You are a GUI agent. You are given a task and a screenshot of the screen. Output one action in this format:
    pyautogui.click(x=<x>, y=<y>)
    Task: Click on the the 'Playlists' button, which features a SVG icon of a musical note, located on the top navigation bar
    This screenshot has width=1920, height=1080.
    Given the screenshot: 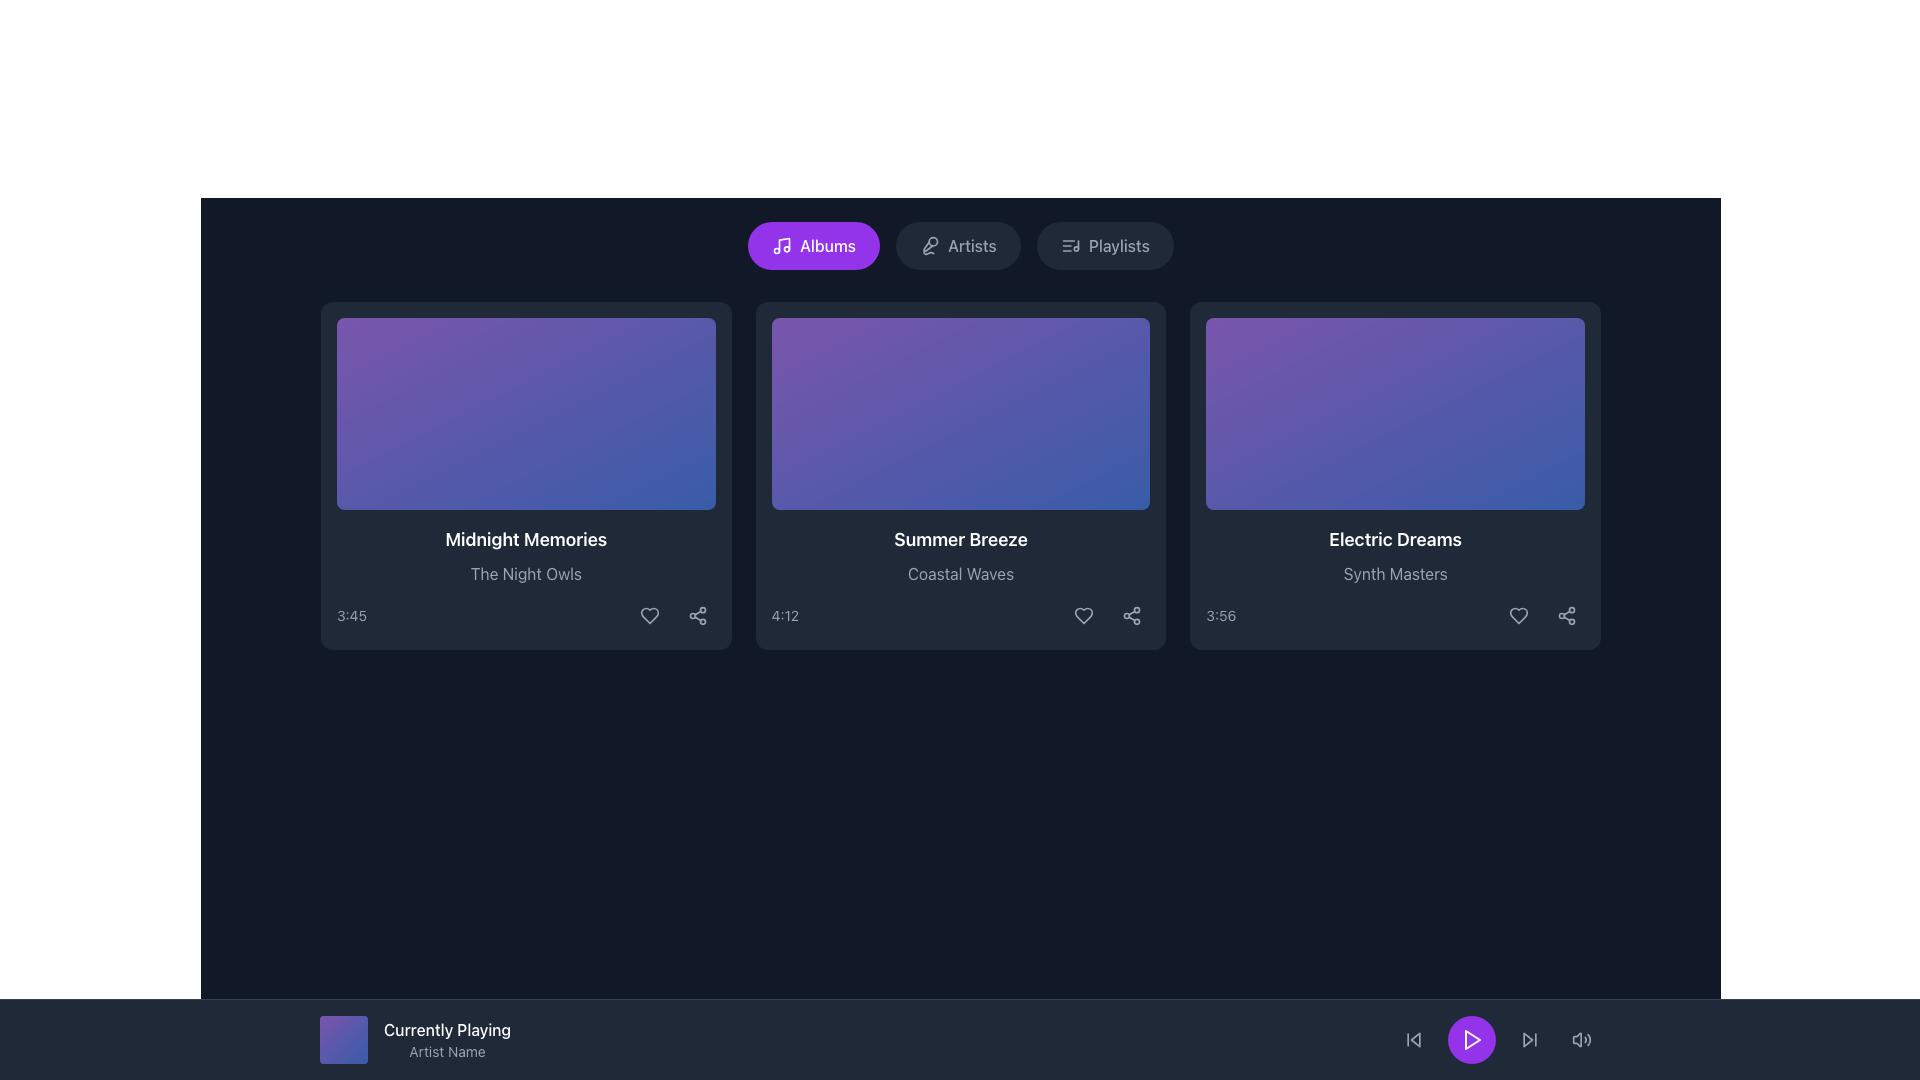 What is the action you would take?
    pyautogui.click(x=1069, y=245)
    